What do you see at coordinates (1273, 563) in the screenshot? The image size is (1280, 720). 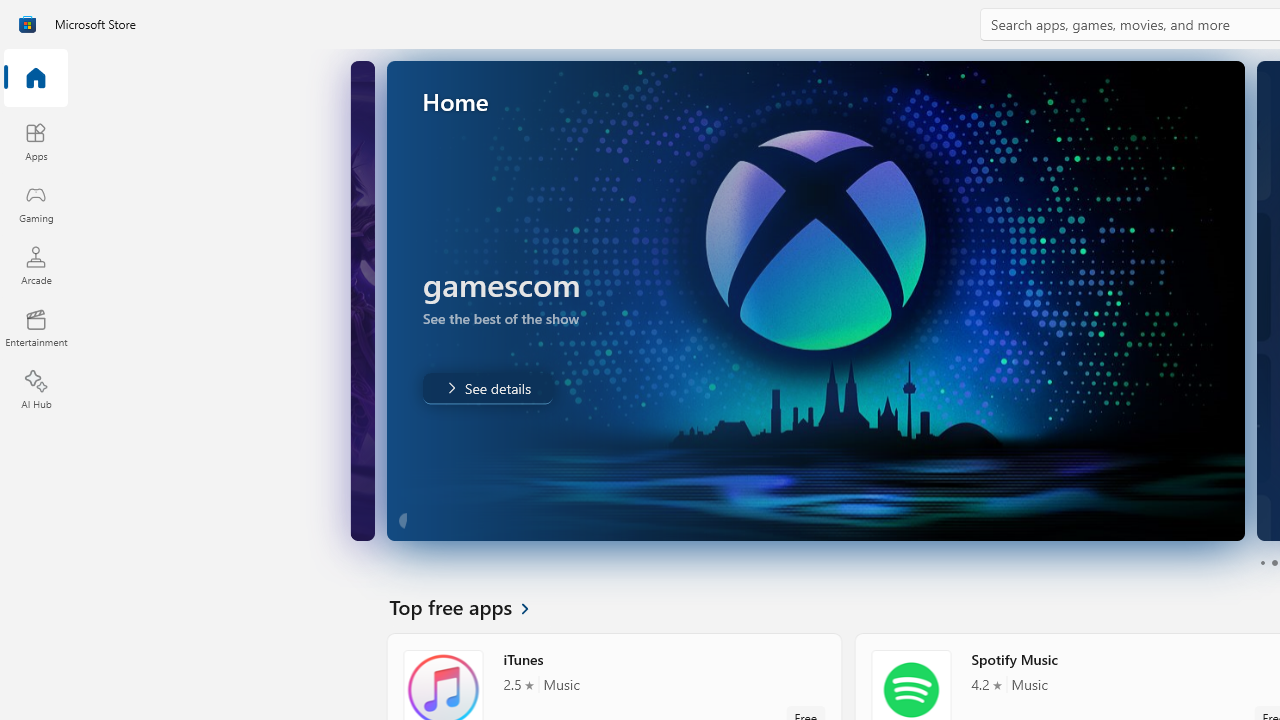 I see `'Page 2'` at bounding box center [1273, 563].